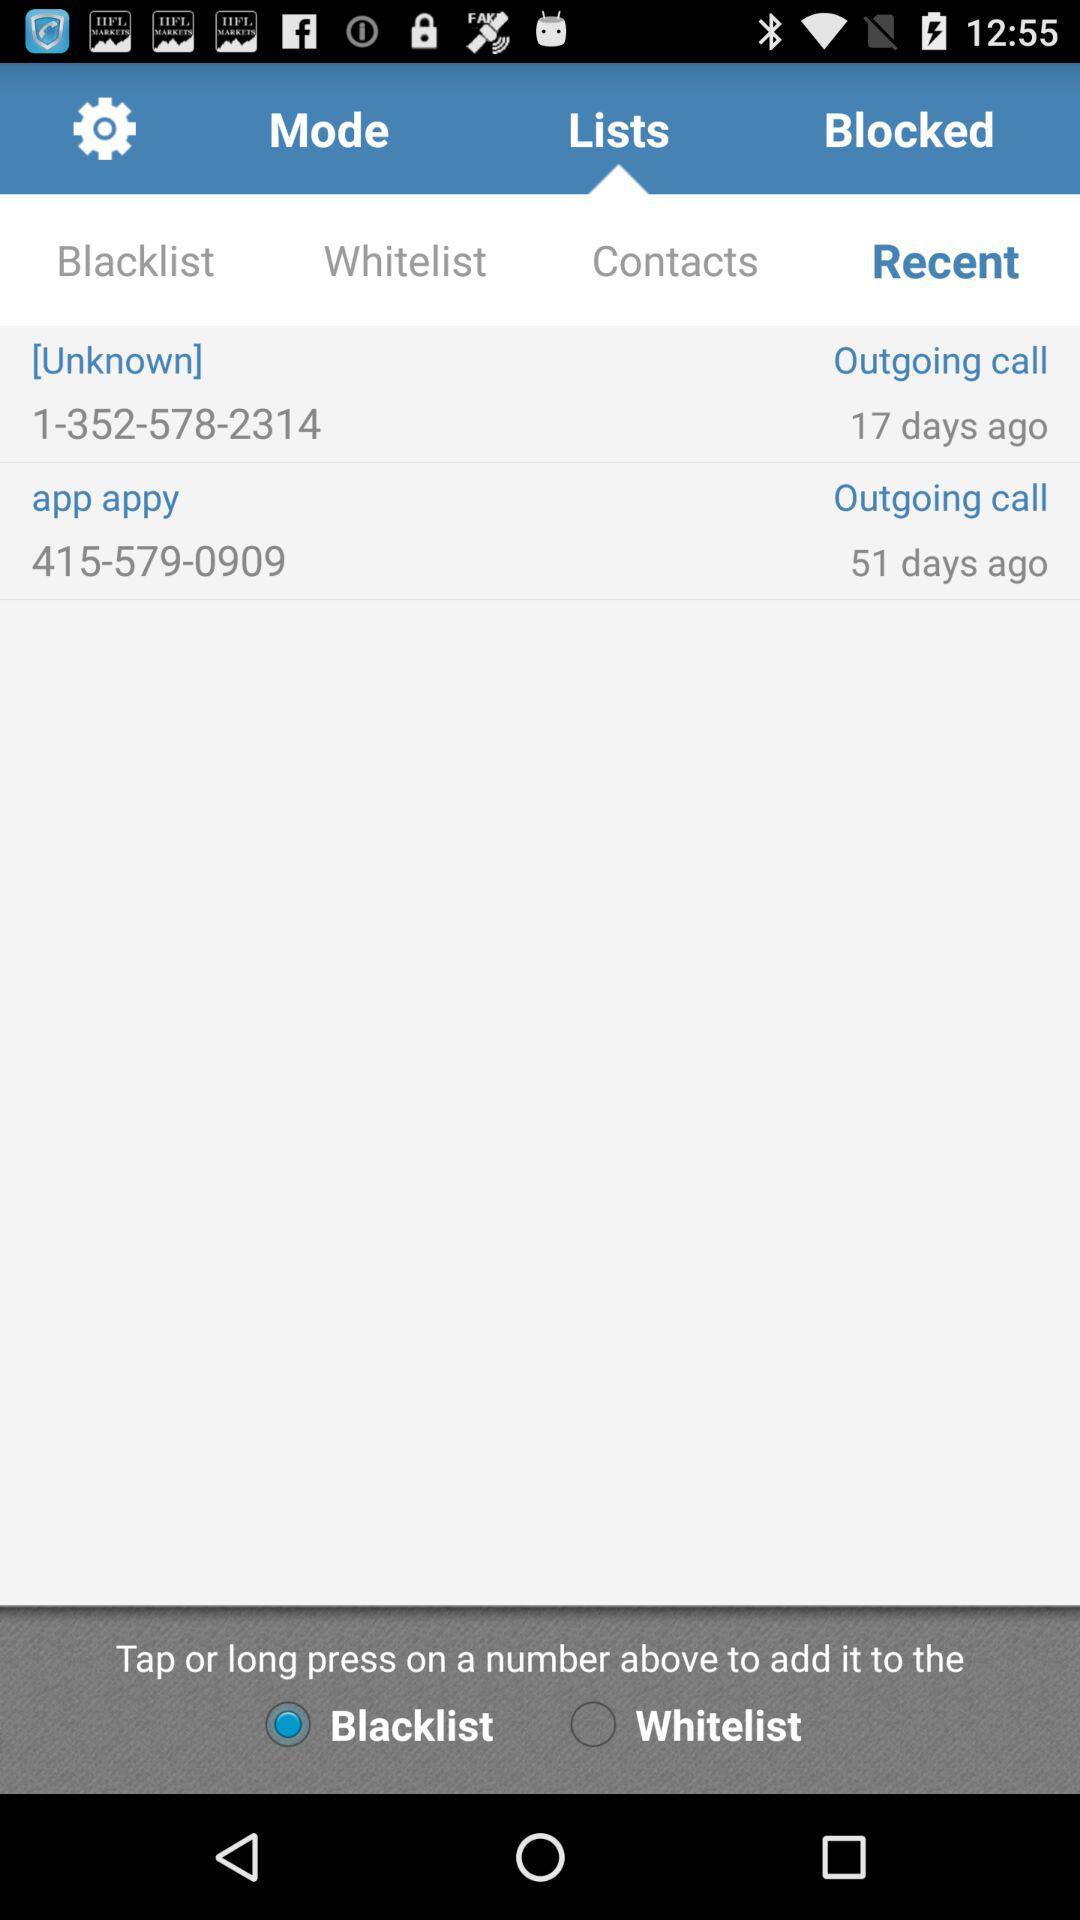  What do you see at coordinates (327, 127) in the screenshot?
I see `item to the left of lists item` at bounding box center [327, 127].